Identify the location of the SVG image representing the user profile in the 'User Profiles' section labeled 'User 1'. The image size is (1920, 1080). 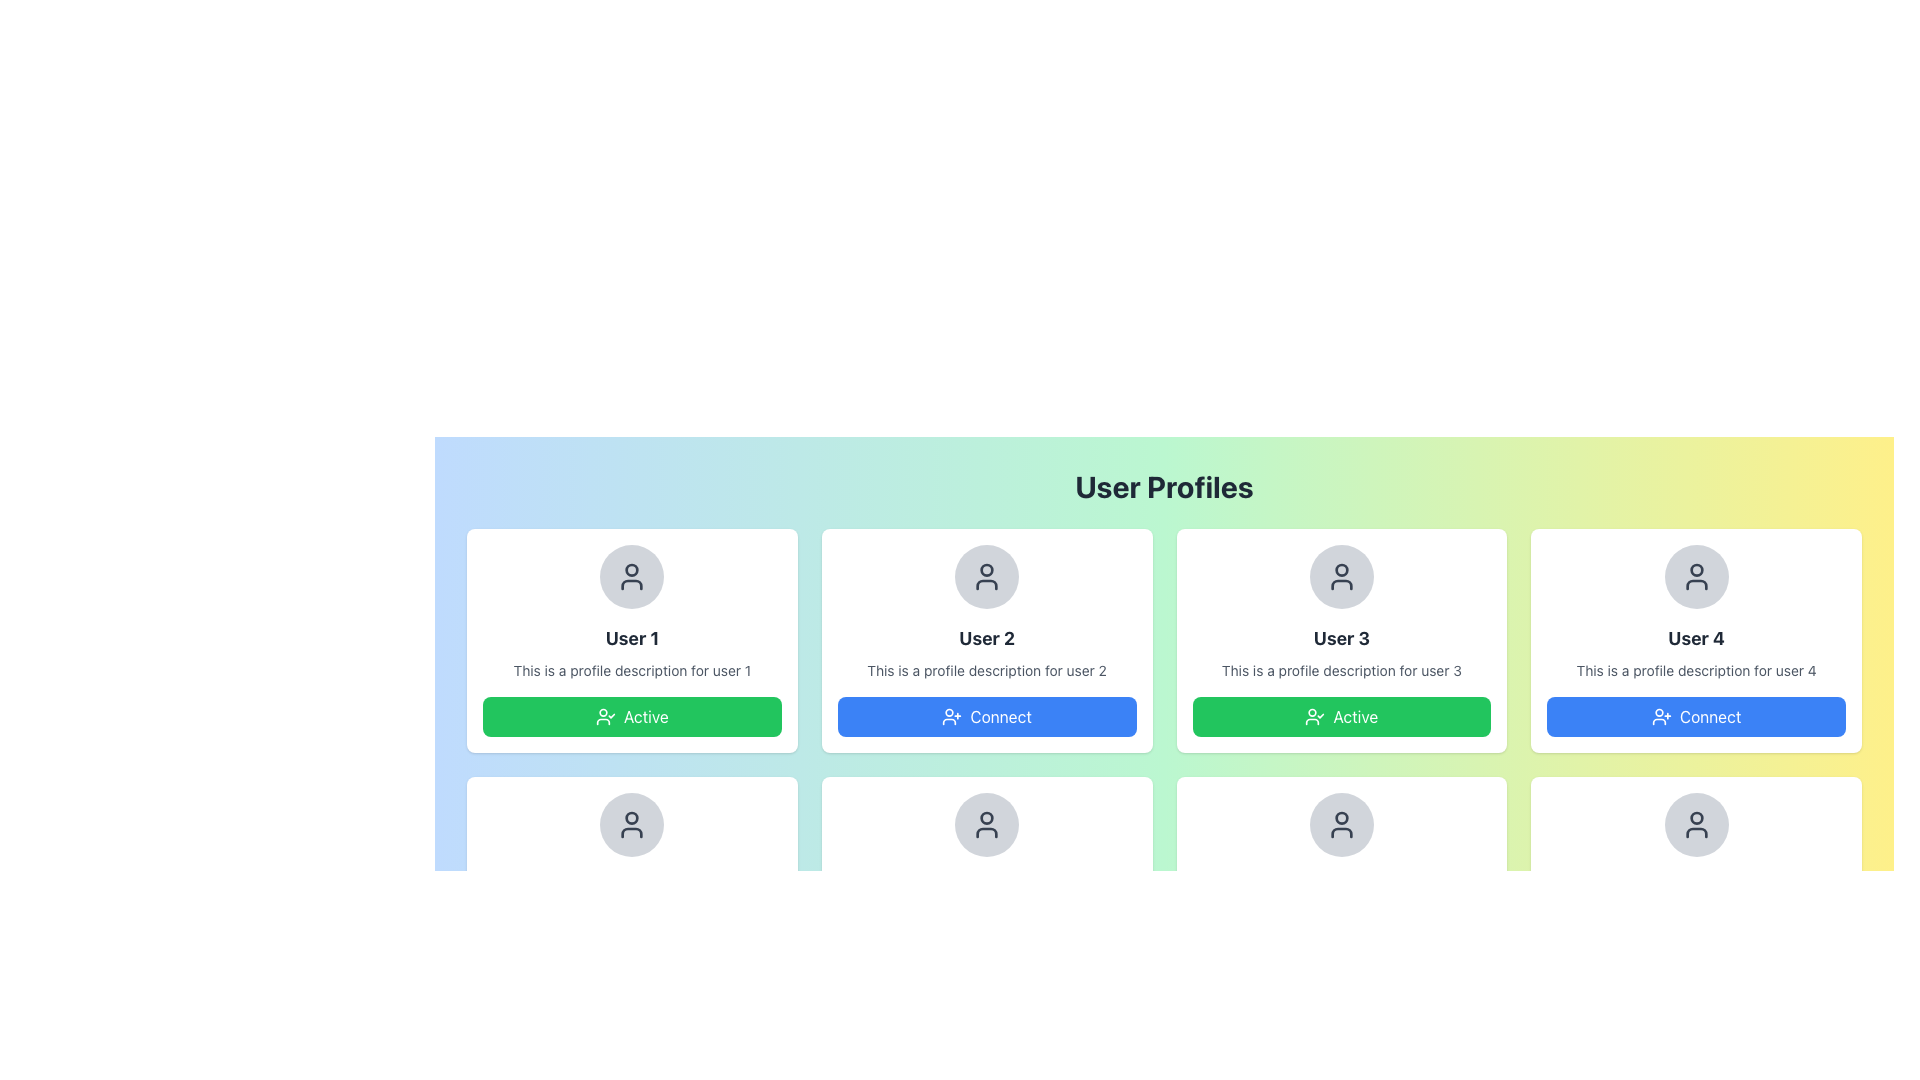
(631, 577).